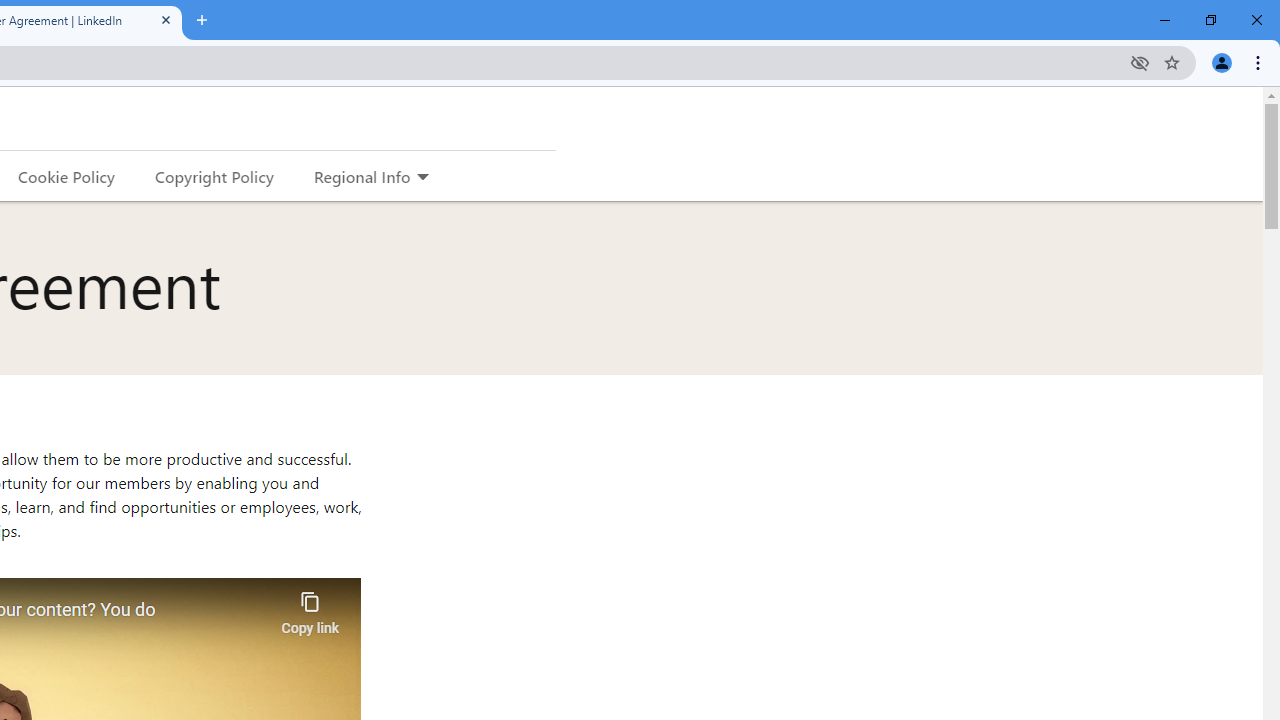 The width and height of the screenshot is (1280, 720). Describe the element at coordinates (309, 607) in the screenshot. I see `'Copy link'` at that location.